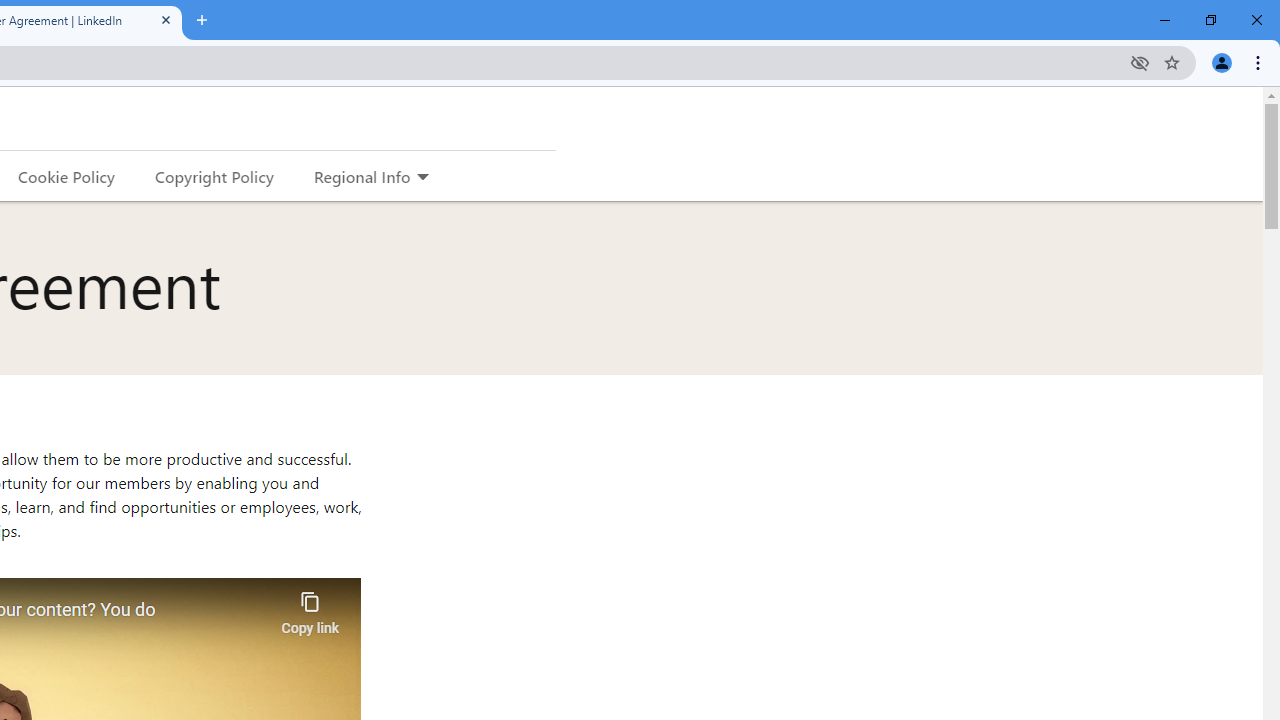 The width and height of the screenshot is (1280, 720). Describe the element at coordinates (309, 607) in the screenshot. I see `'Copy link'` at that location.